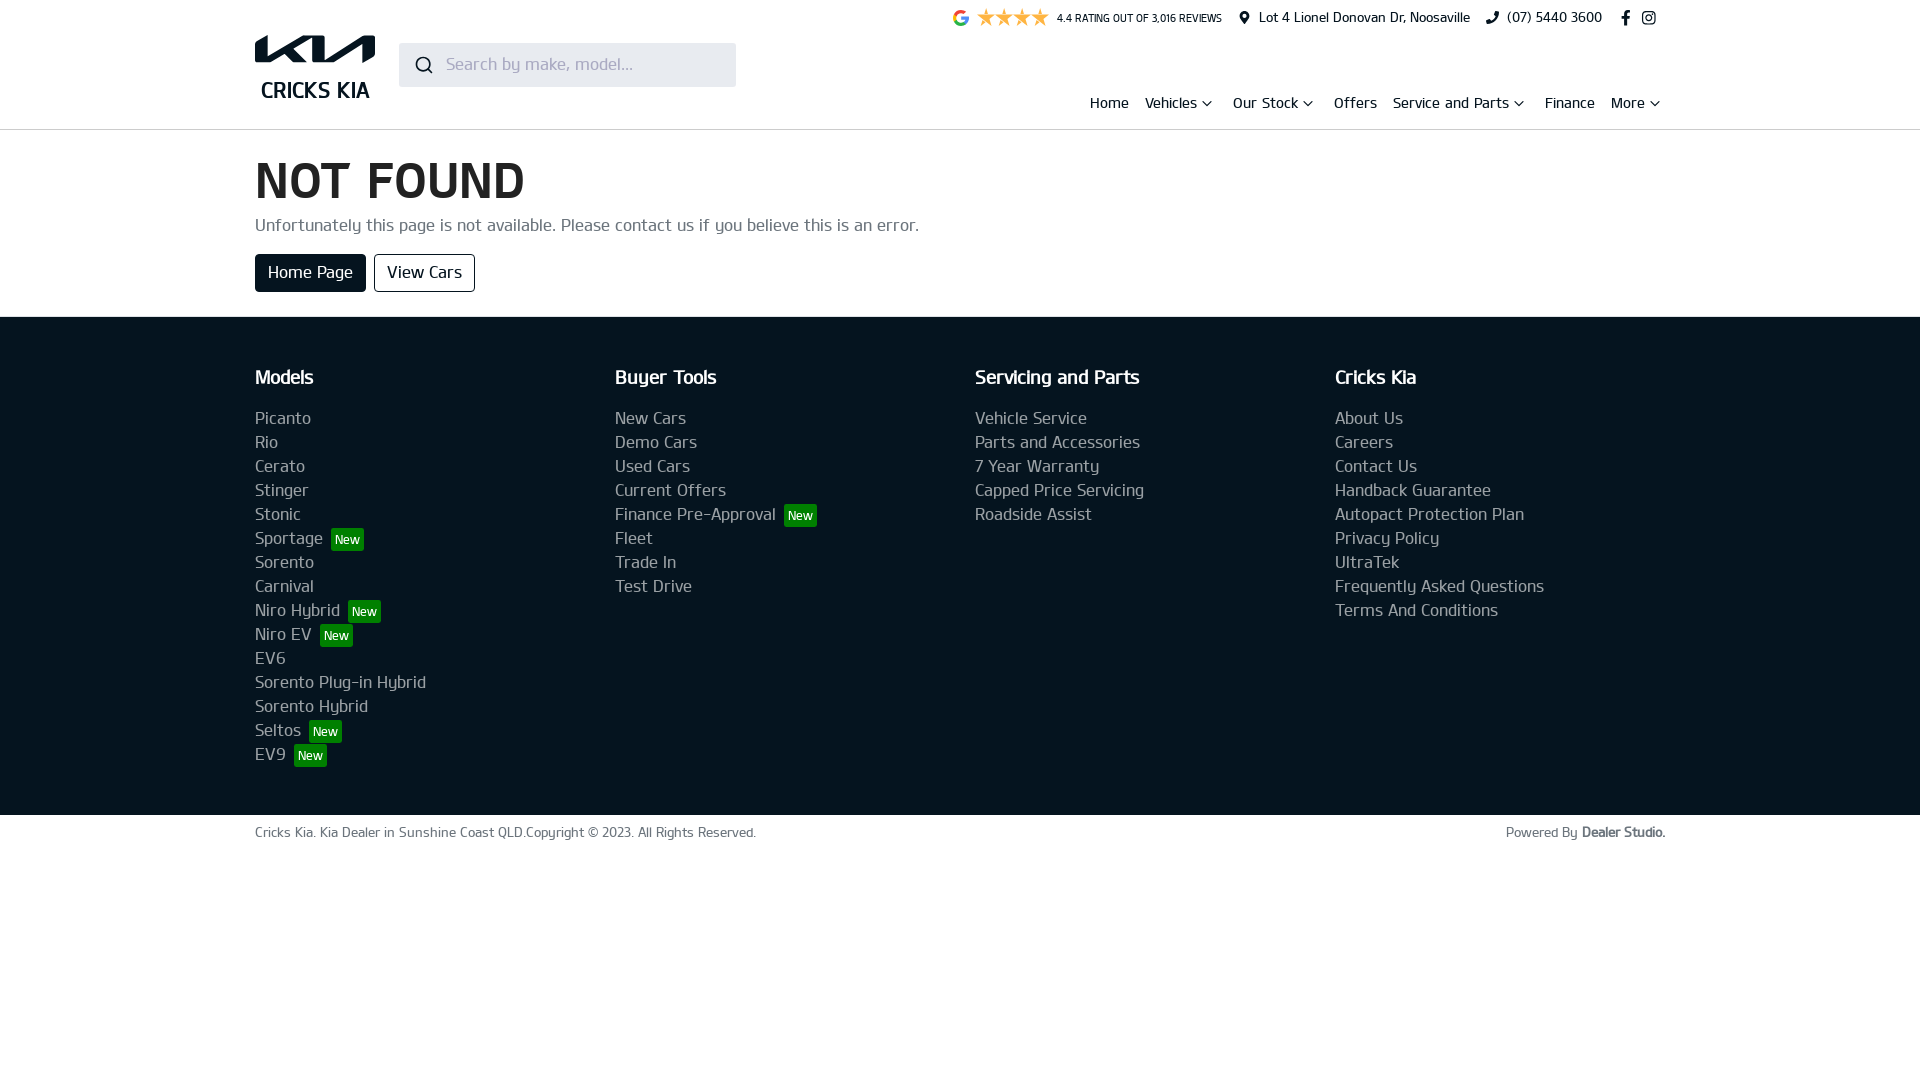  What do you see at coordinates (1375, 466) in the screenshot?
I see `'Contact Us'` at bounding box center [1375, 466].